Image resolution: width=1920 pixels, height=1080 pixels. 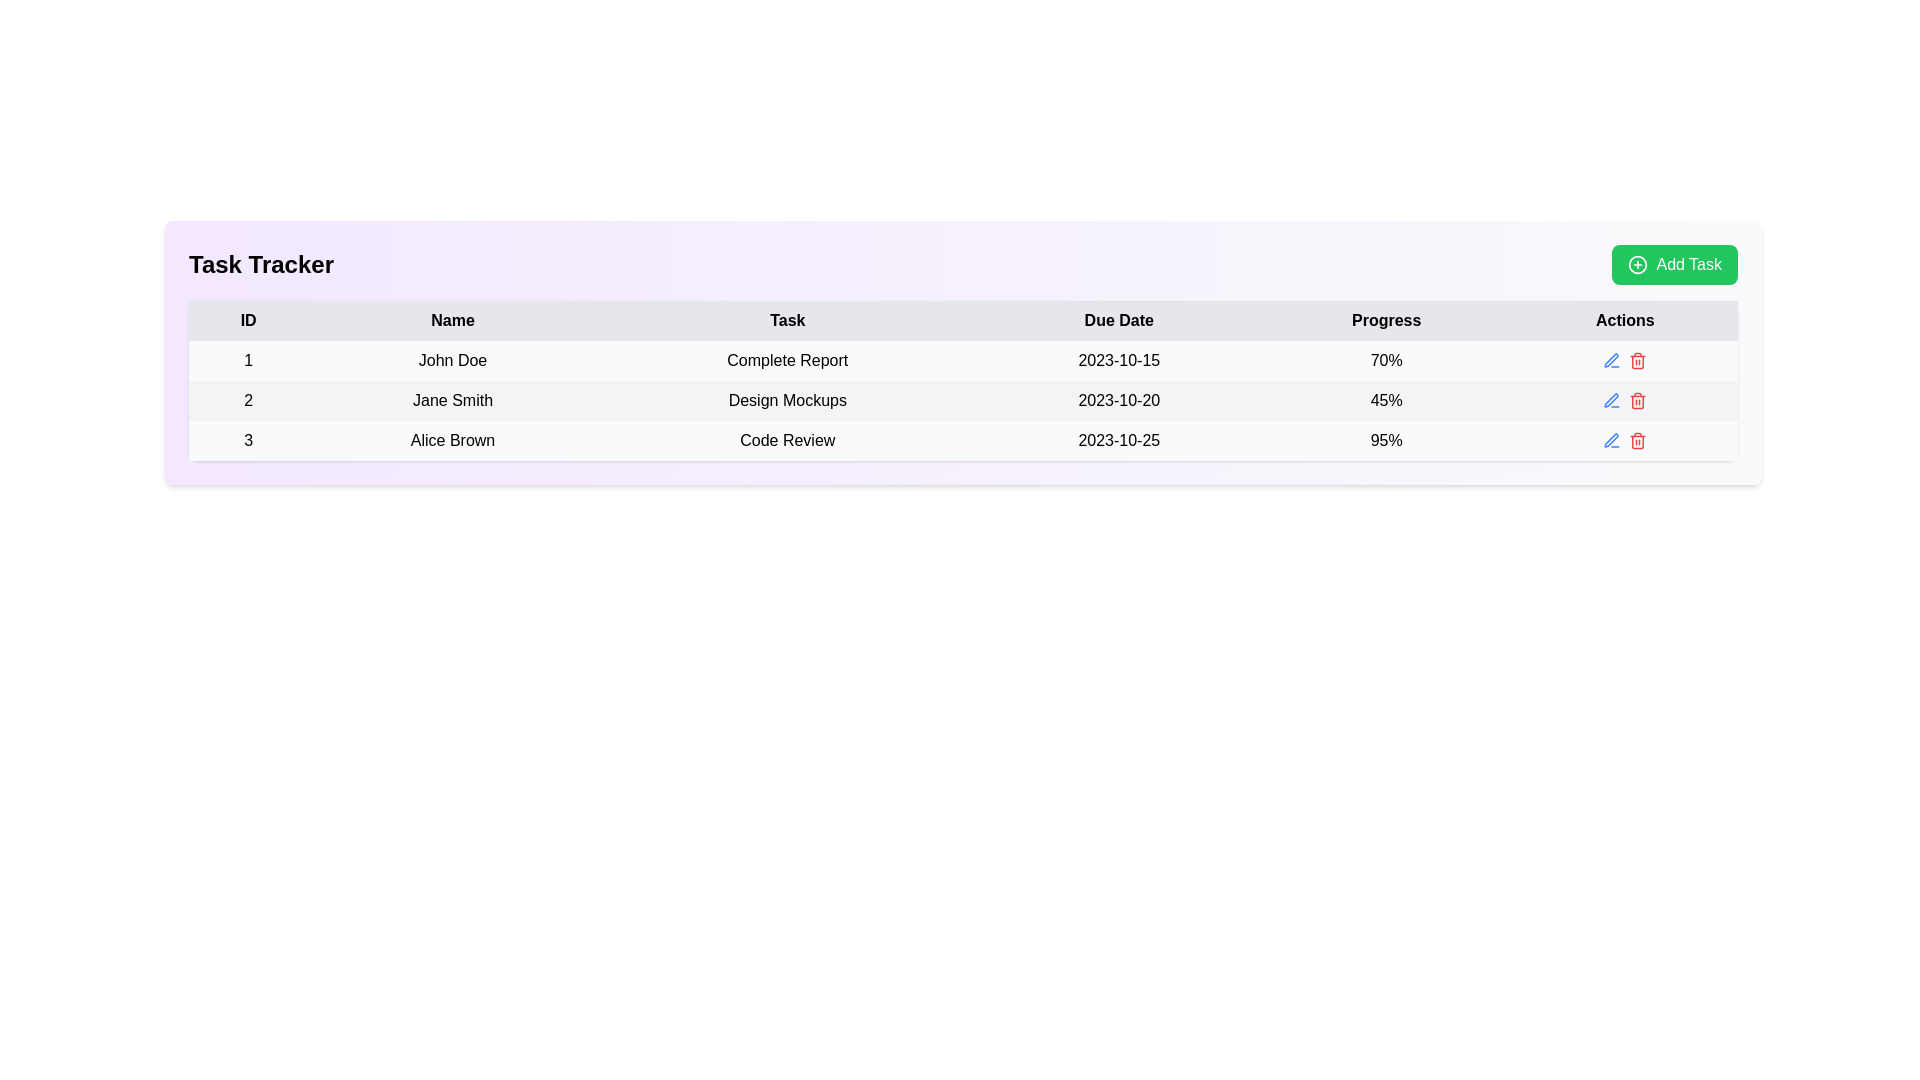 I want to click on the 'Task Tracker' text label, which is a bold black font on a light purple background, positioned at the top-left section of the interface, so click(x=260, y=264).